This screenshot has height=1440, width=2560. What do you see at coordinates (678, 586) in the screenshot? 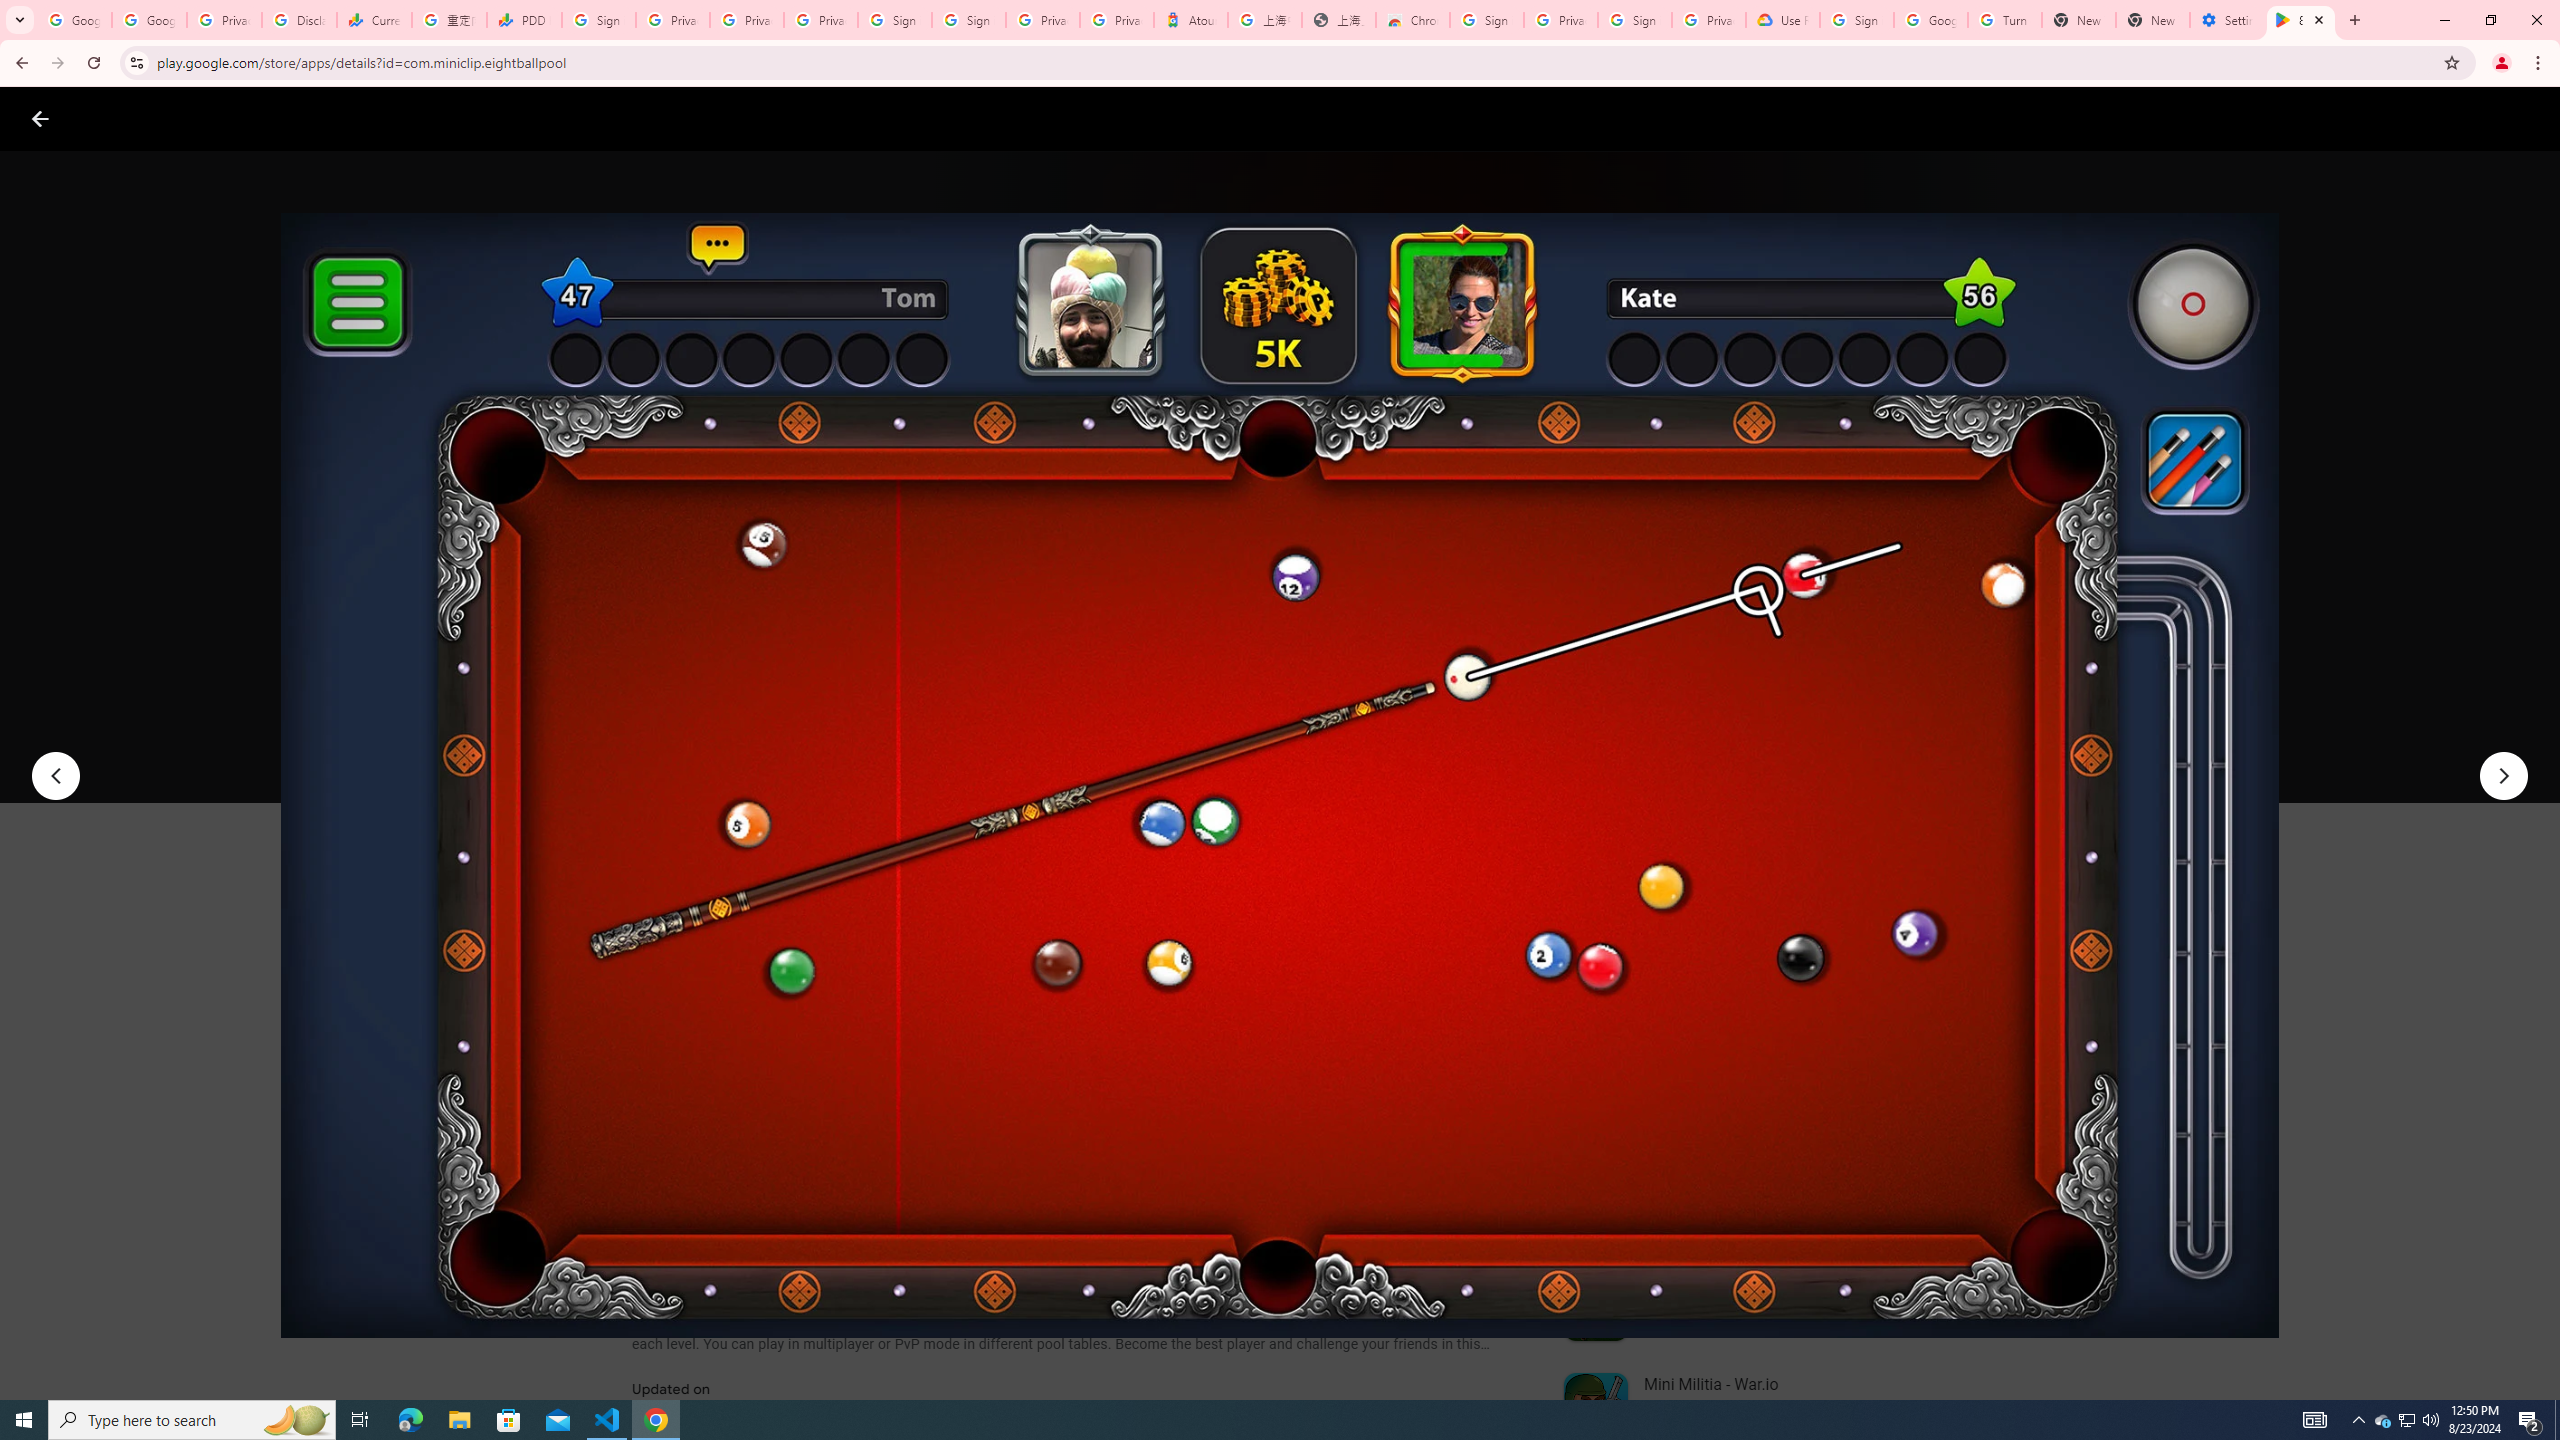
I see `'Miniclip.com'` at bounding box center [678, 586].